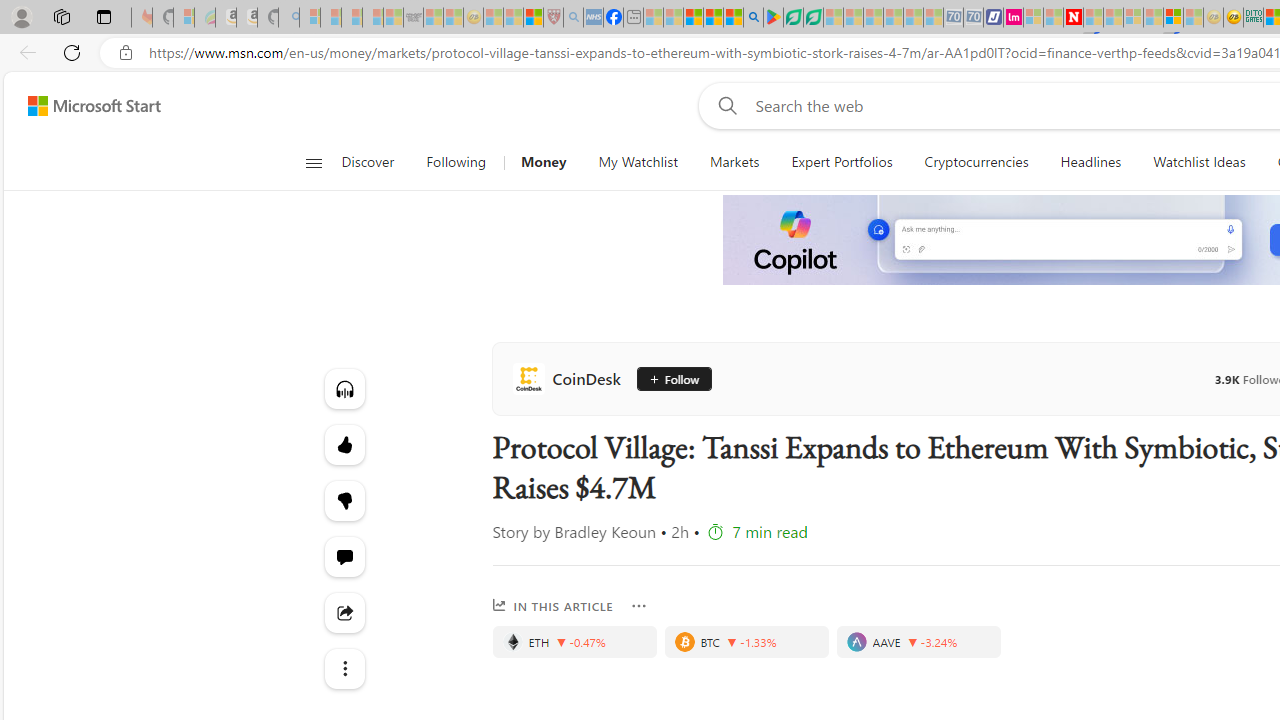 The height and width of the screenshot is (720, 1280). I want to click on 'Watchlist Ideas', so click(1199, 162).